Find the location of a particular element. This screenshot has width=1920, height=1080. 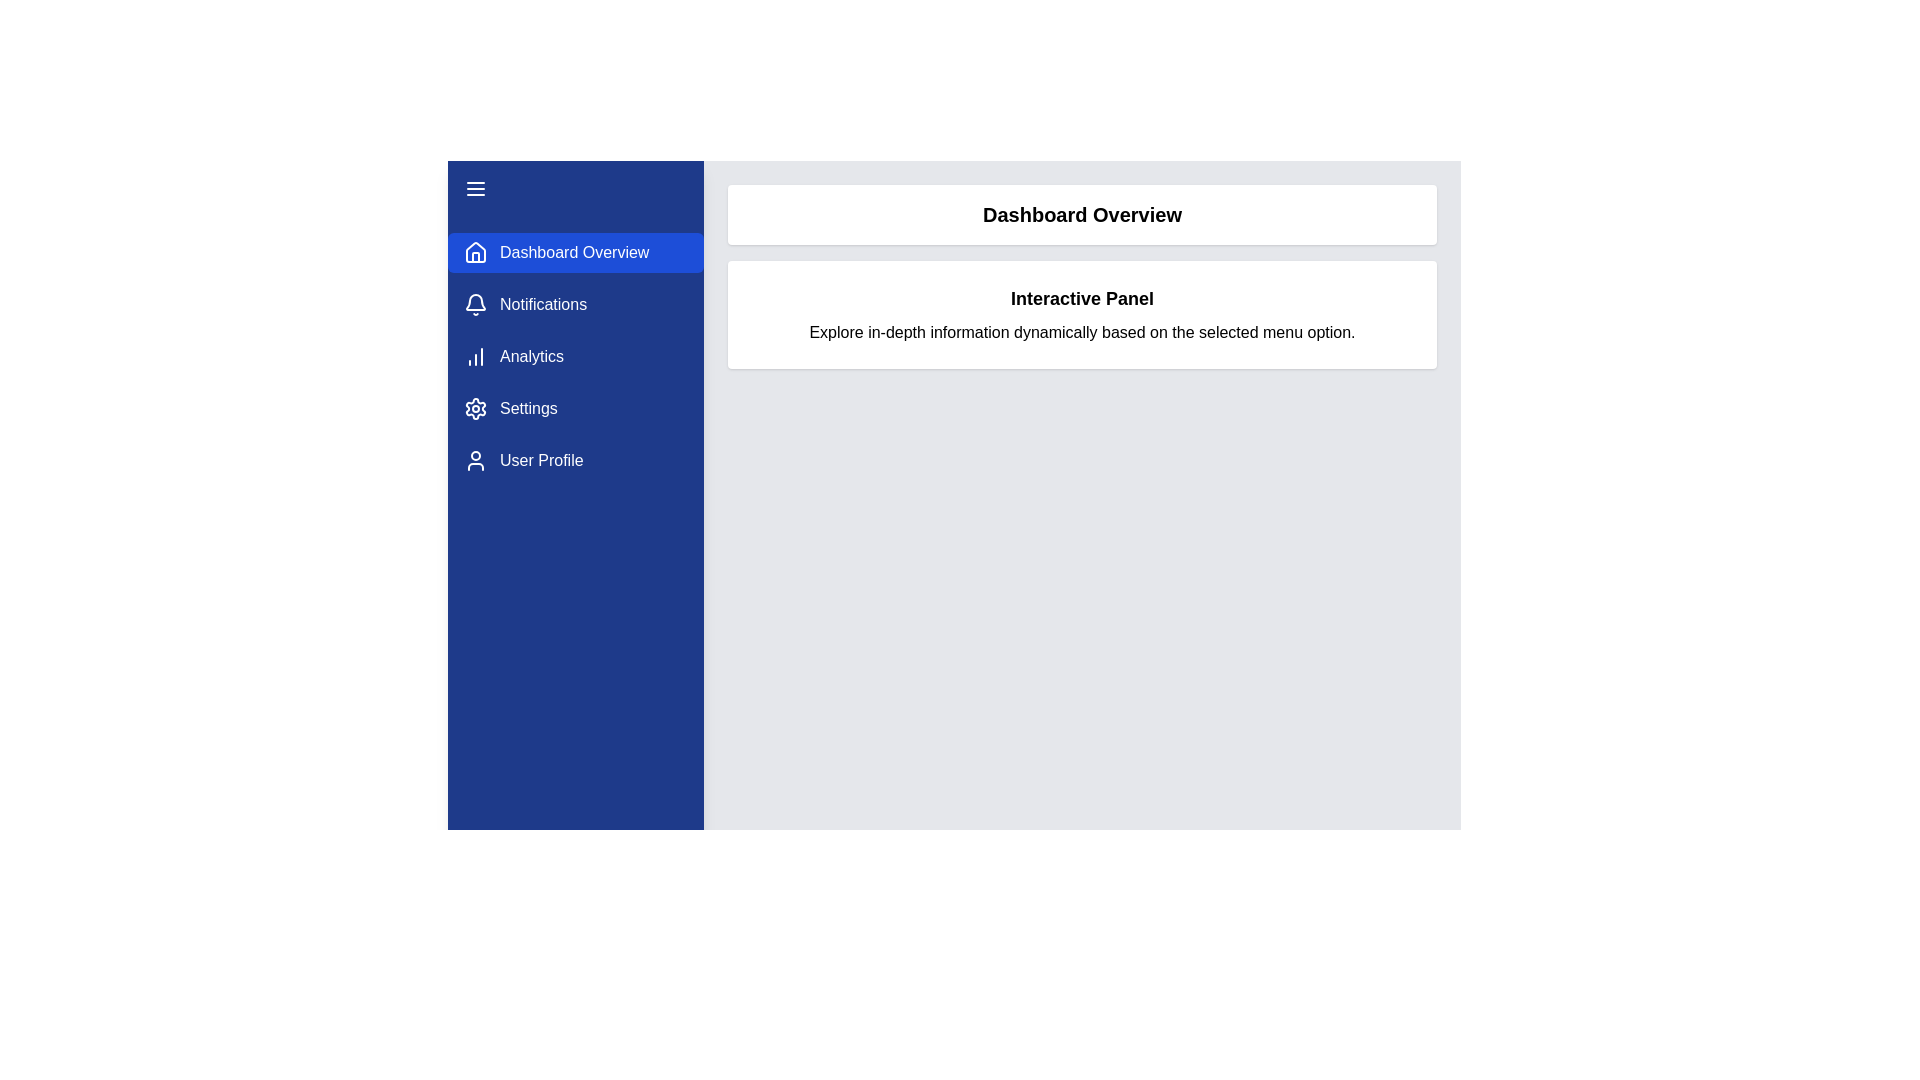

the house icon located in the vertical navigation menu to the left of the 'Dashboard Overview' text, which has a minimalist design and a white color on a blue background is located at coordinates (474, 252).